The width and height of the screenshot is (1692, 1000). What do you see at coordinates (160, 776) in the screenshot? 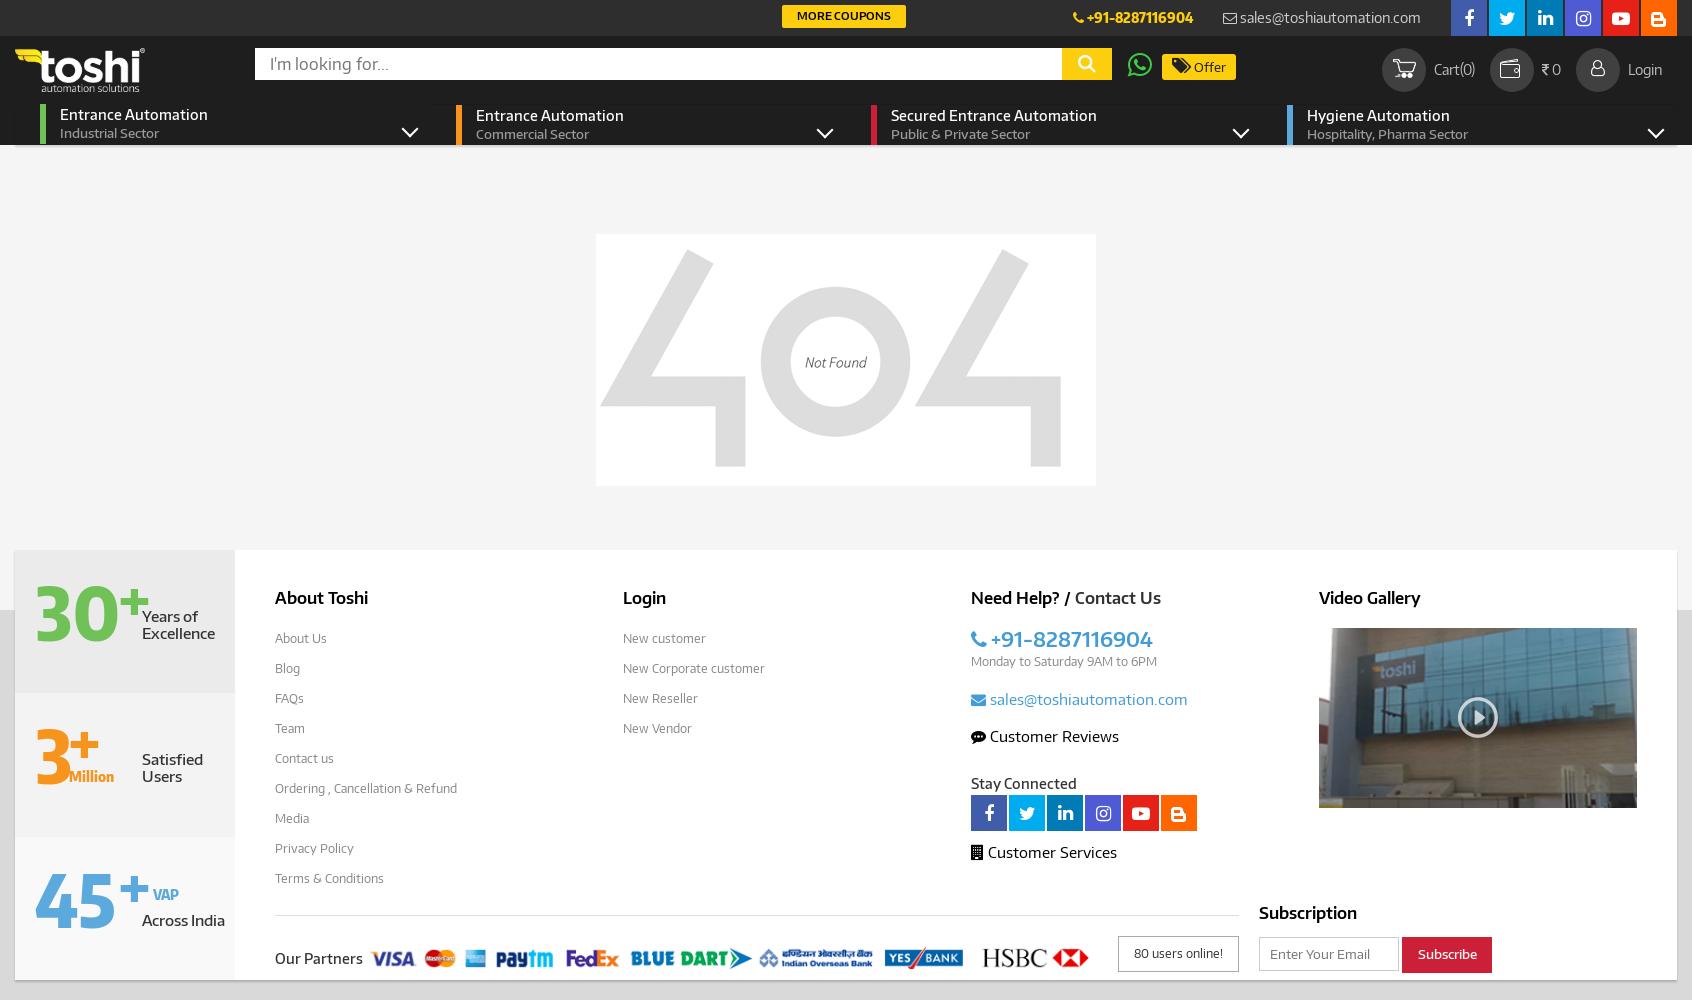
I see `'Users'` at bounding box center [160, 776].